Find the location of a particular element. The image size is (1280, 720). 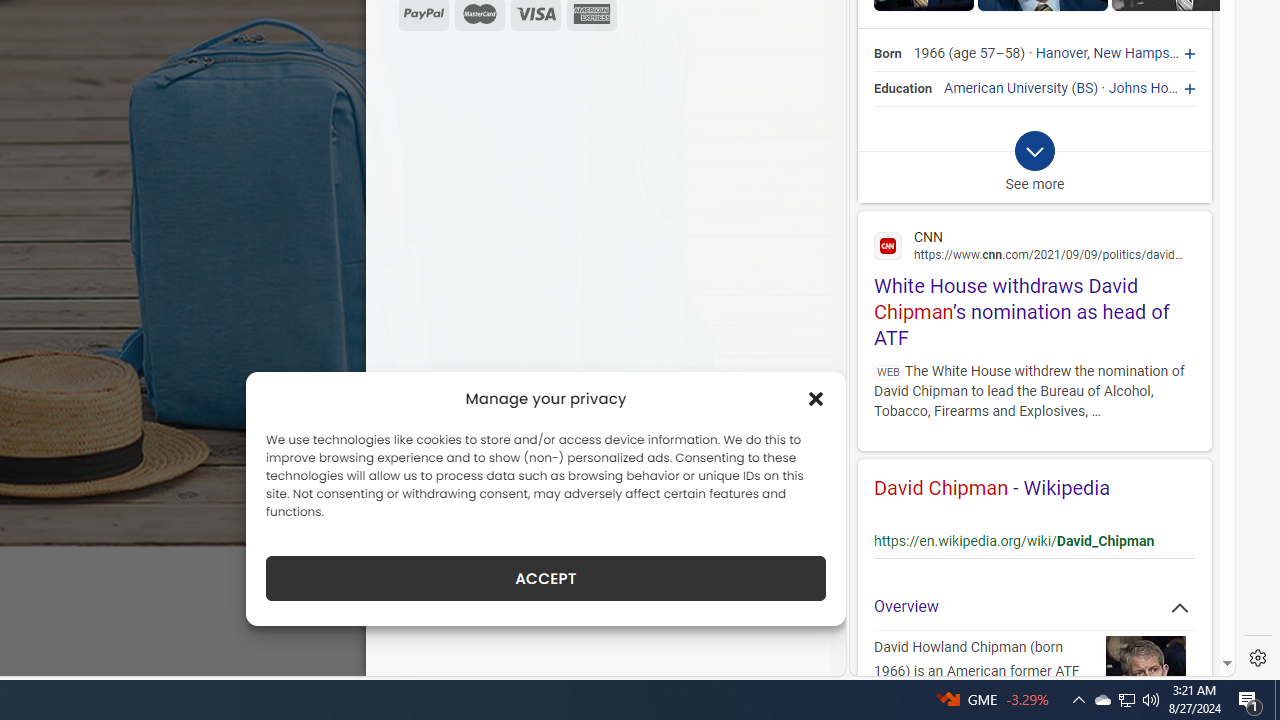

'Born' is located at coordinates (887, 53).